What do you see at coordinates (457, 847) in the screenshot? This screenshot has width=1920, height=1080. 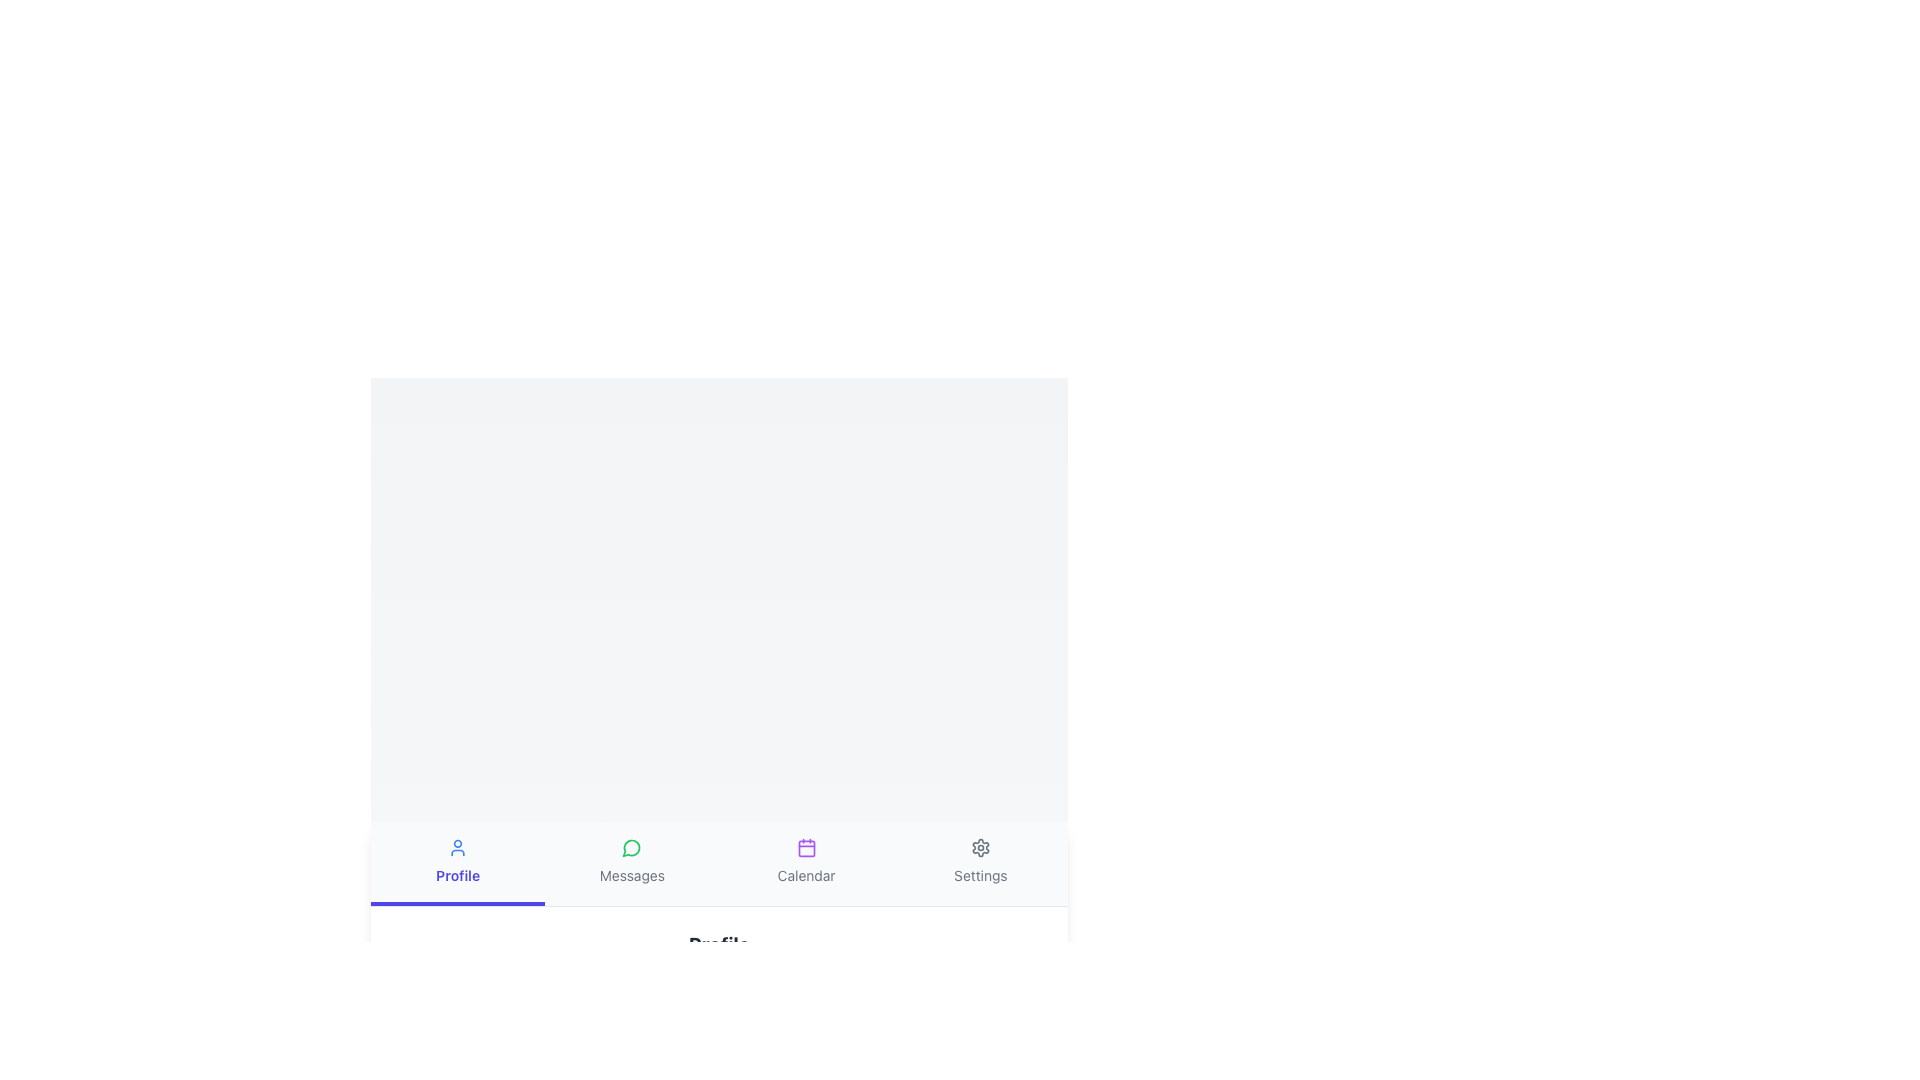 I see `the user profile SVG icon located at the top center of the 'Profile' tab section` at bounding box center [457, 847].